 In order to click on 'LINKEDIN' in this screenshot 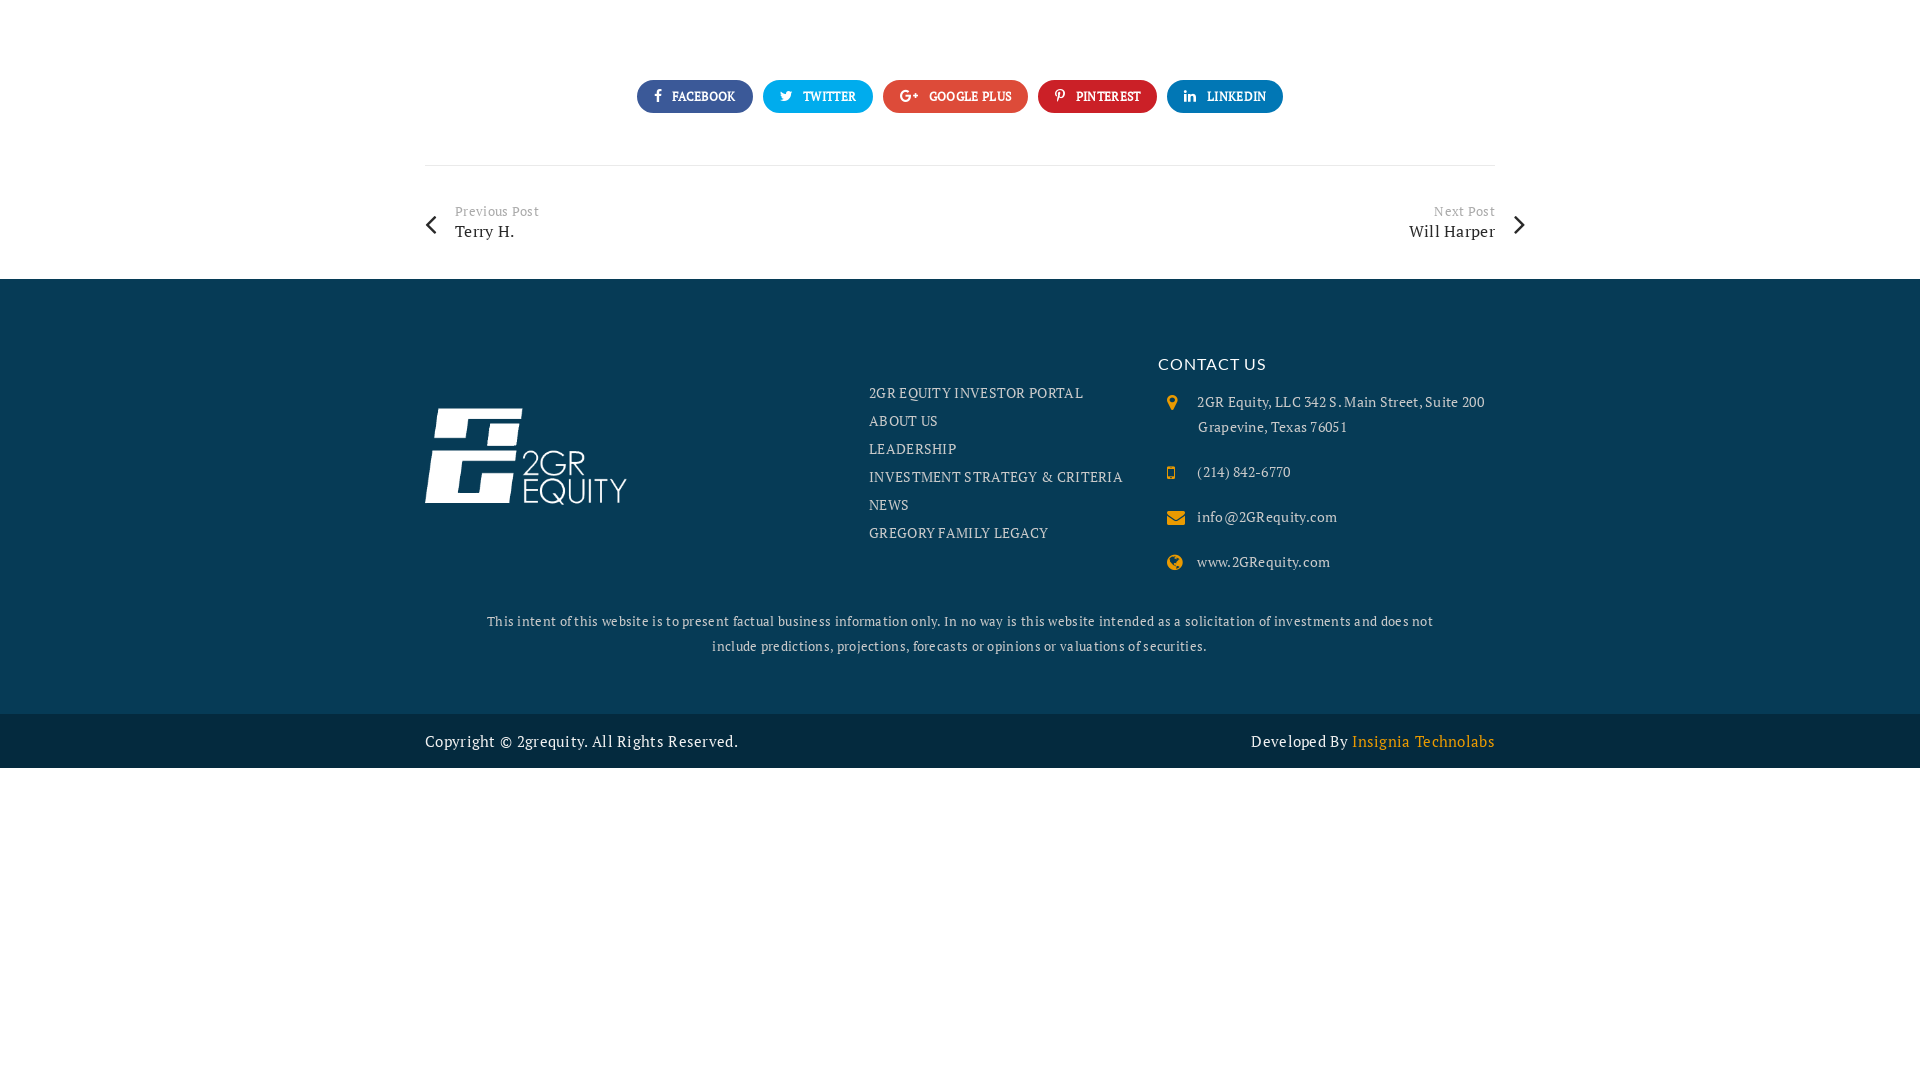, I will do `click(1223, 96)`.